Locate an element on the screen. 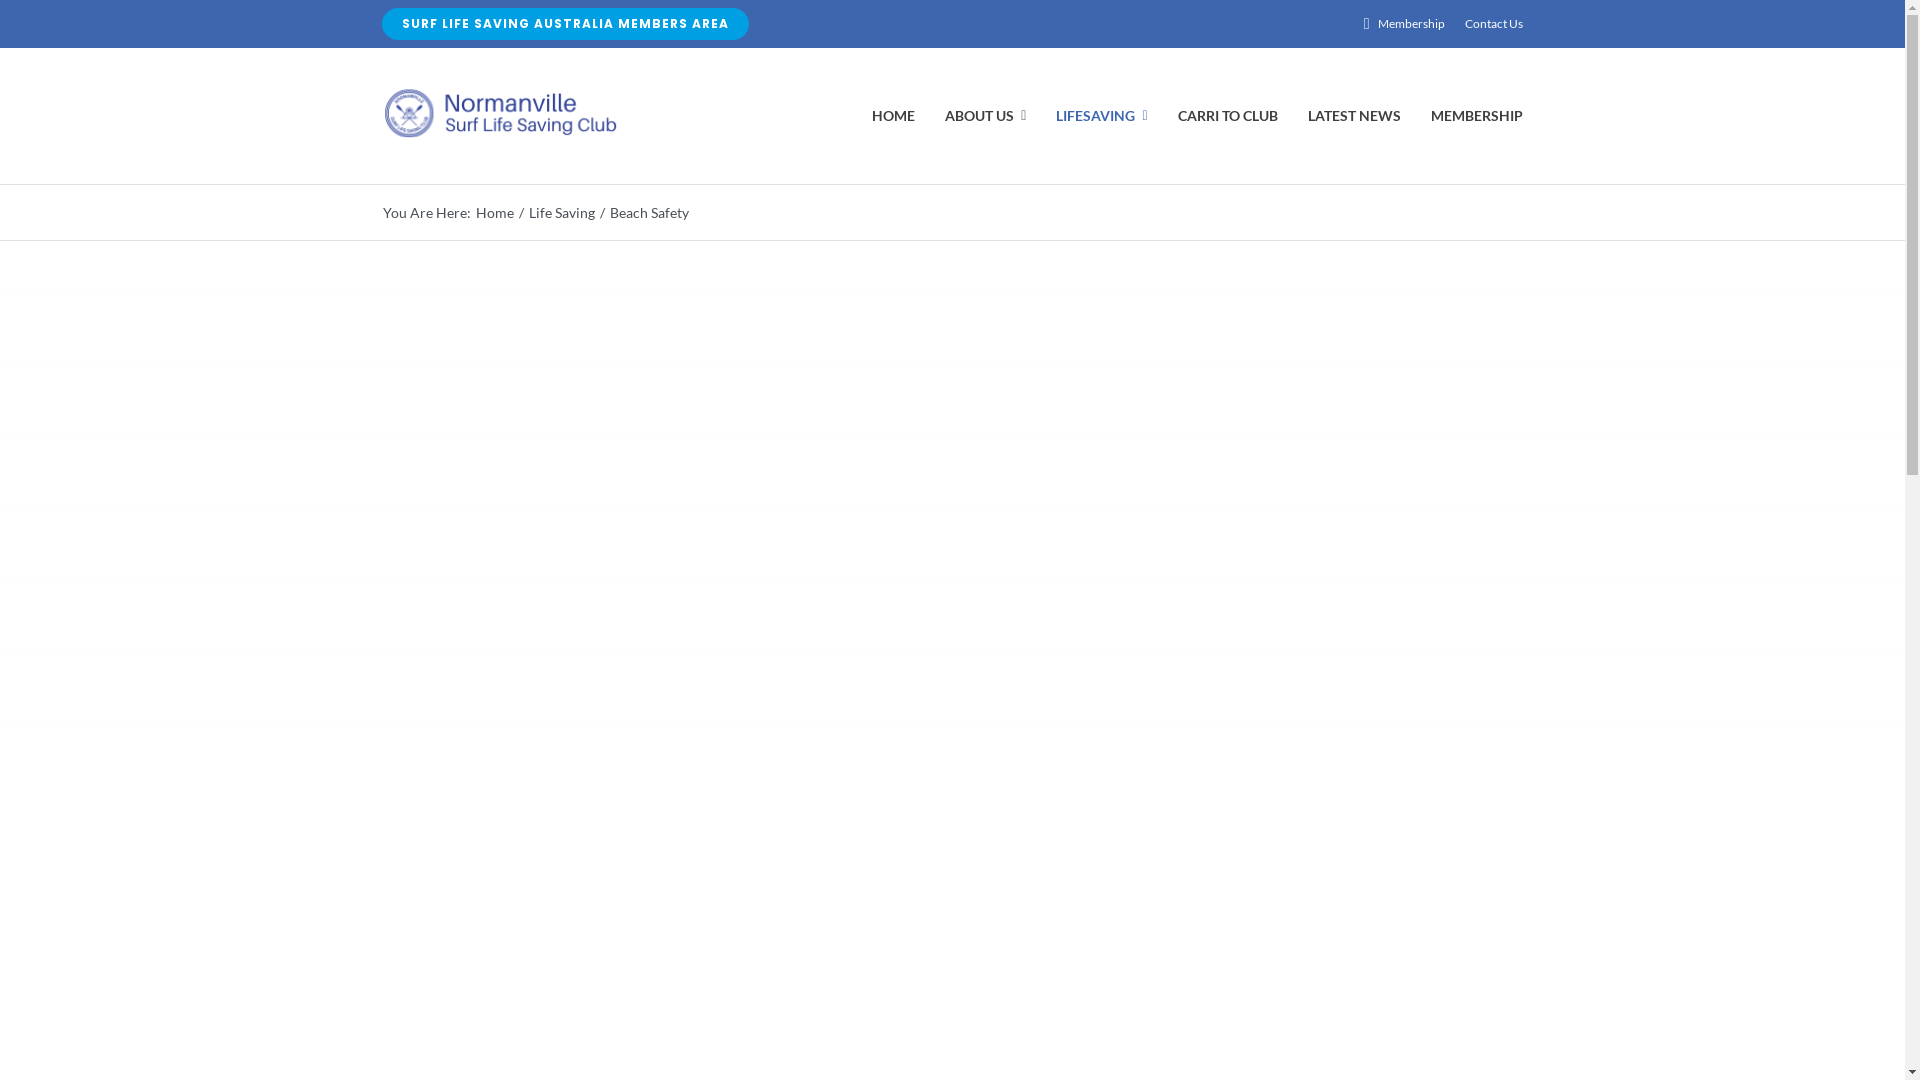 The width and height of the screenshot is (1920, 1080). 'ABOUT US' is located at coordinates (985, 115).